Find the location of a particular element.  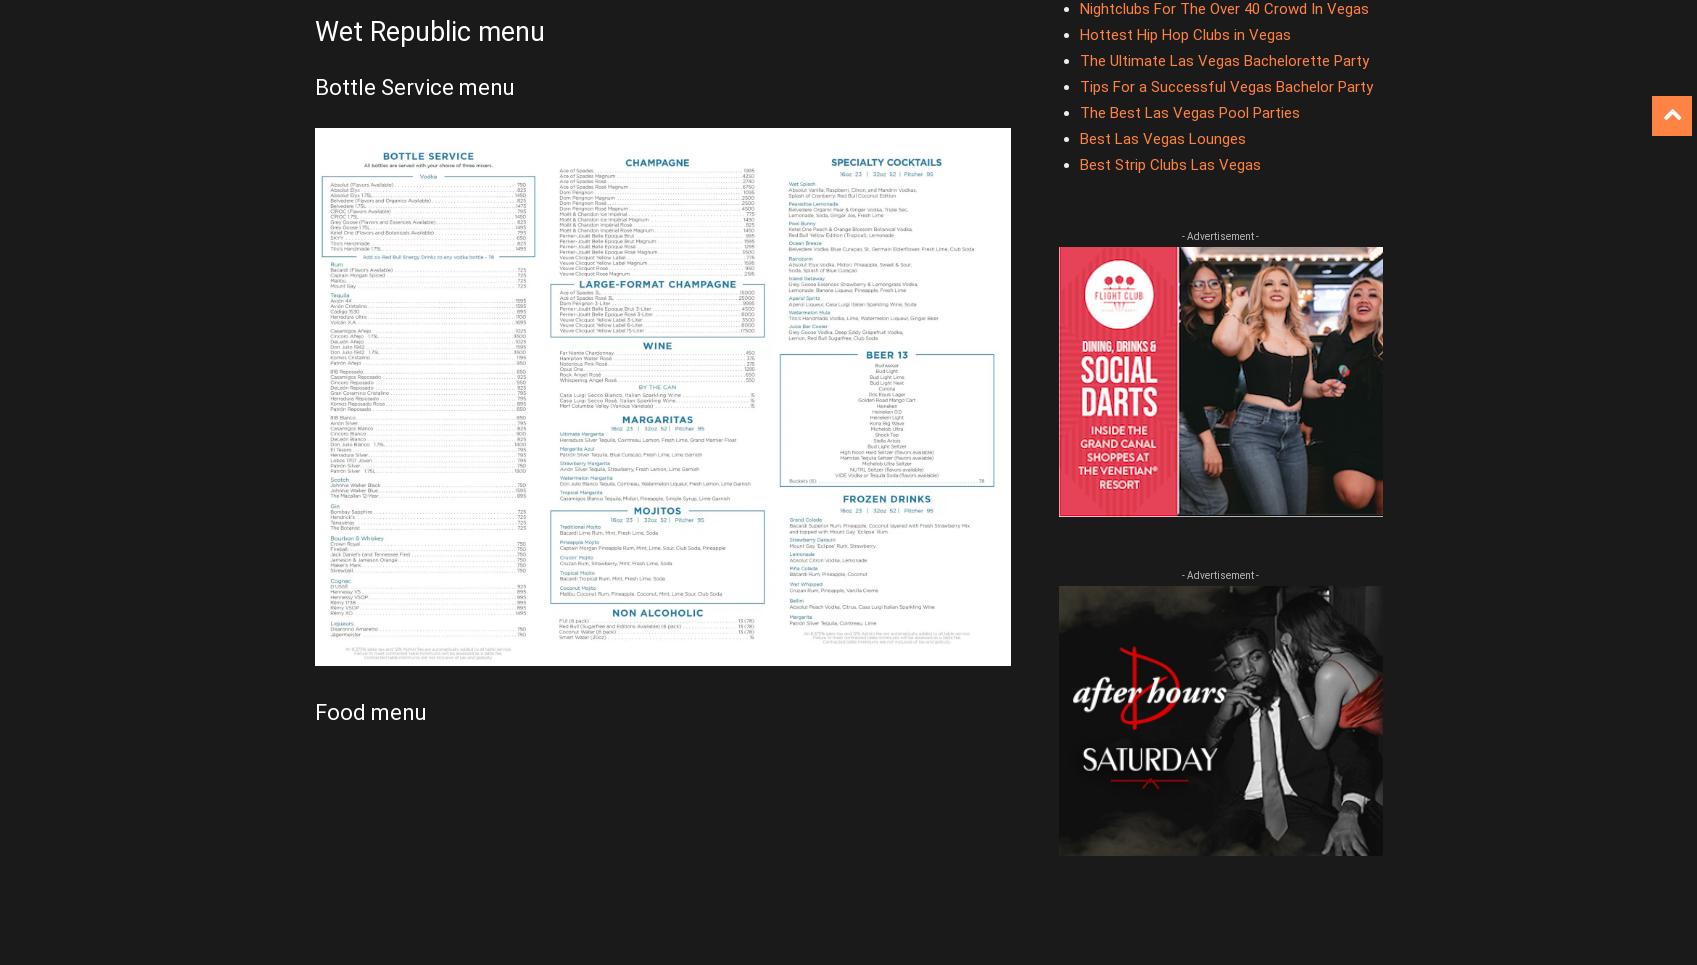

'The Best Las Vegas Pool Parties' is located at coordinates (1077, 113).